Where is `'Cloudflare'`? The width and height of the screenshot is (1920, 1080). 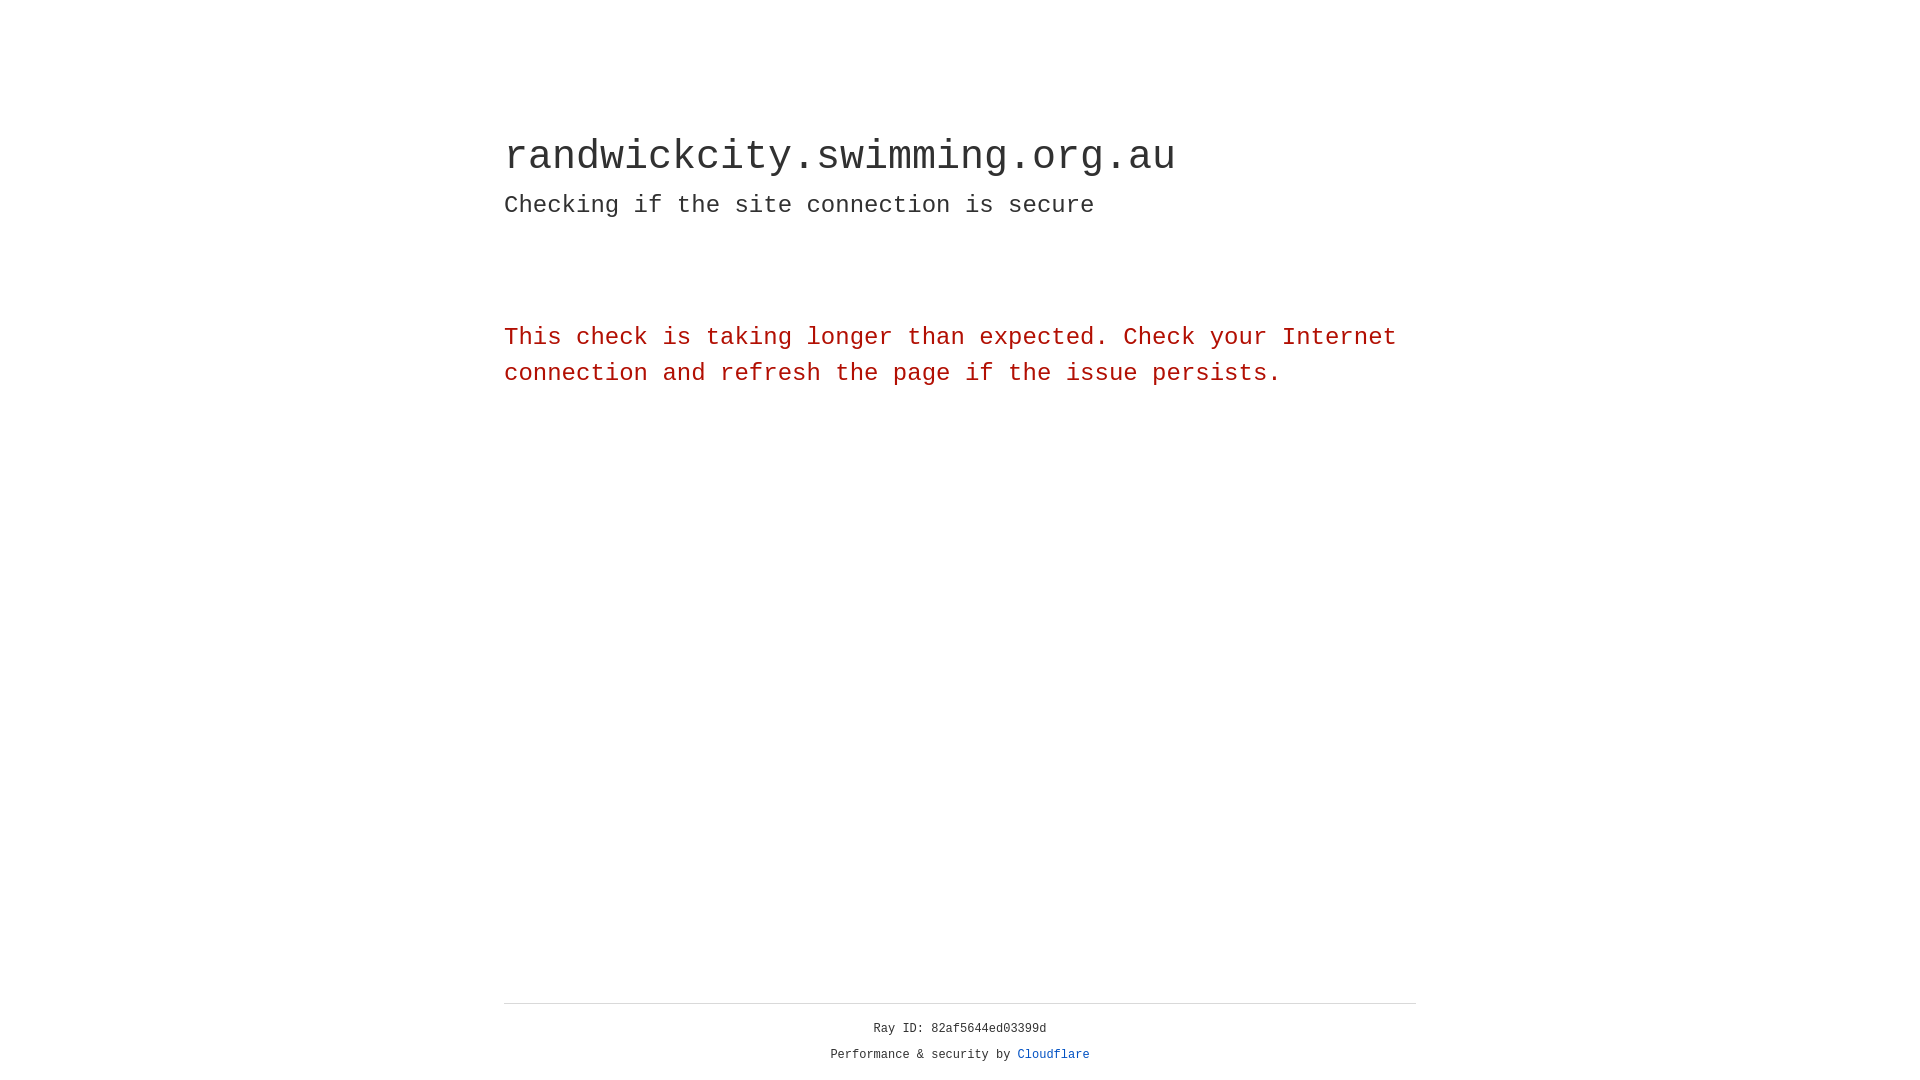
'Cloudflare' is located at coordinates (1053, 1054).